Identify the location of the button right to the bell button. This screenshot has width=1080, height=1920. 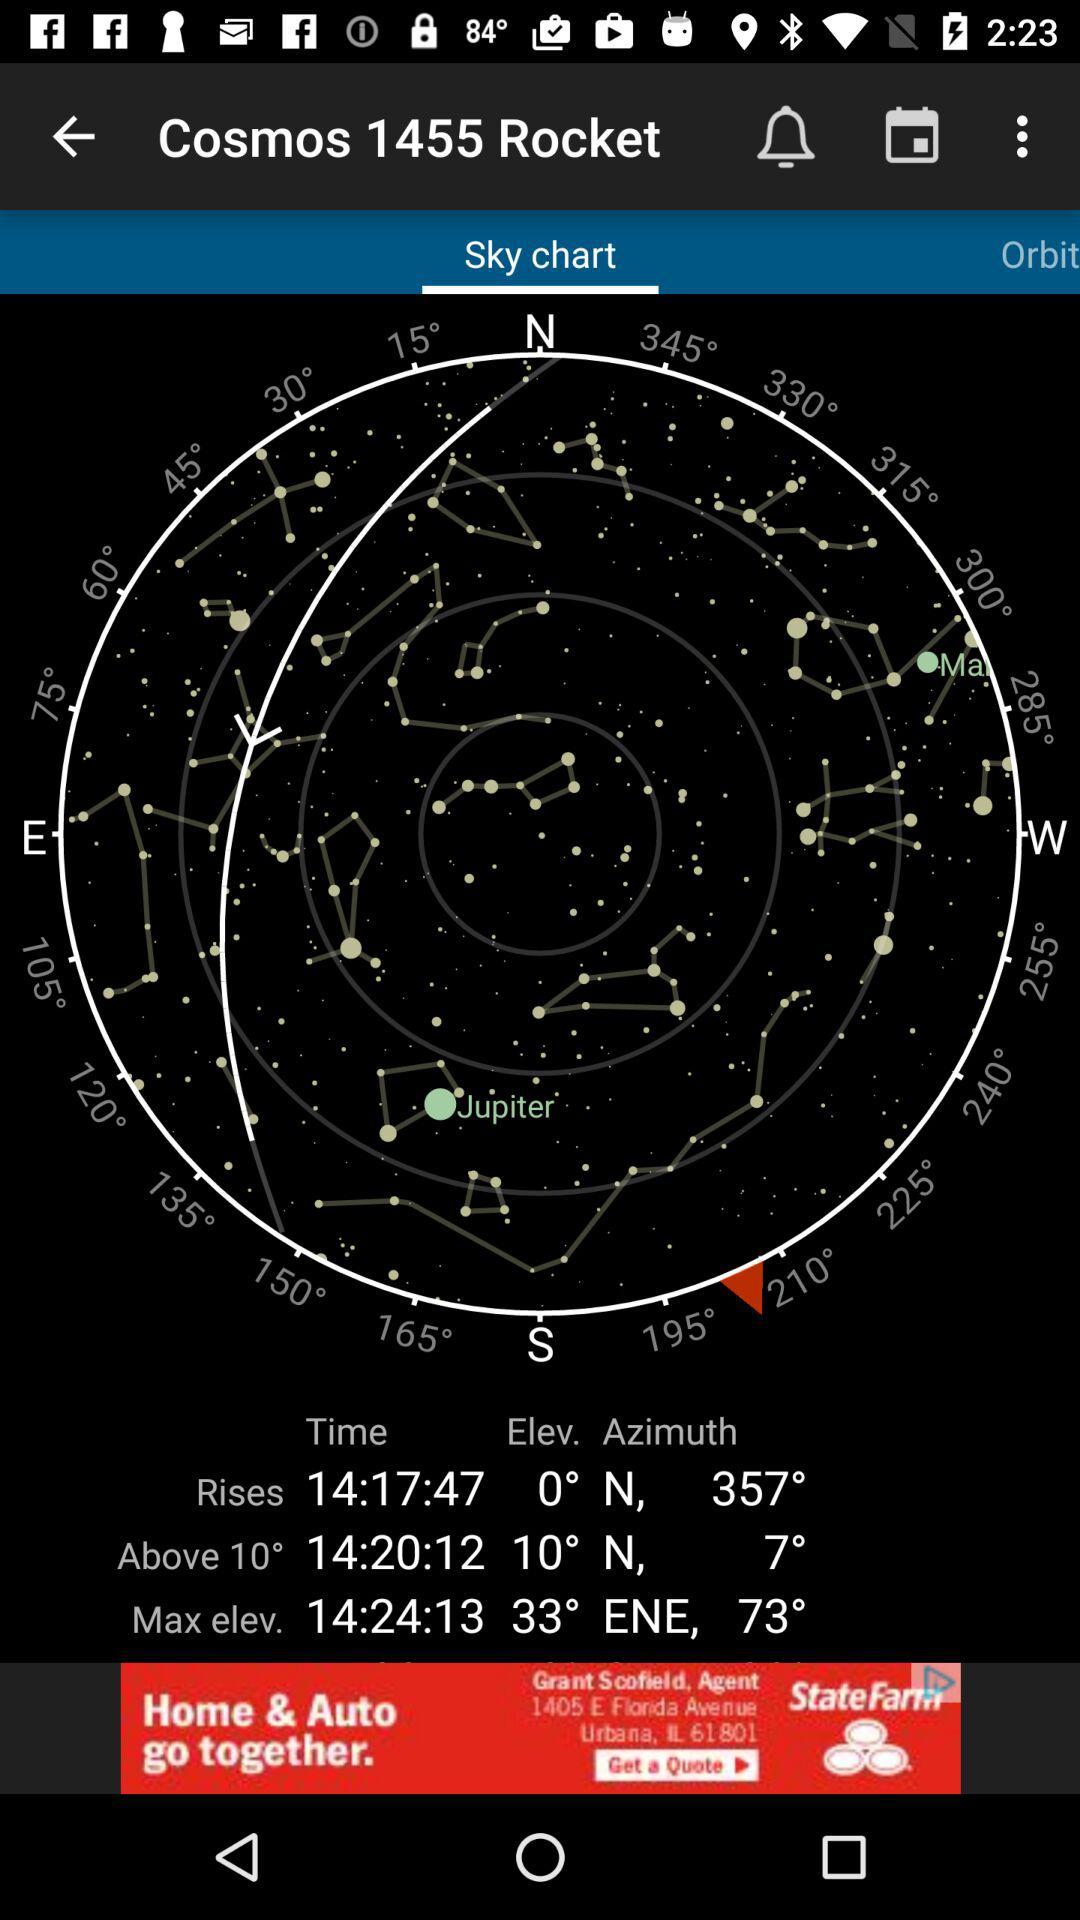
(911, 136).